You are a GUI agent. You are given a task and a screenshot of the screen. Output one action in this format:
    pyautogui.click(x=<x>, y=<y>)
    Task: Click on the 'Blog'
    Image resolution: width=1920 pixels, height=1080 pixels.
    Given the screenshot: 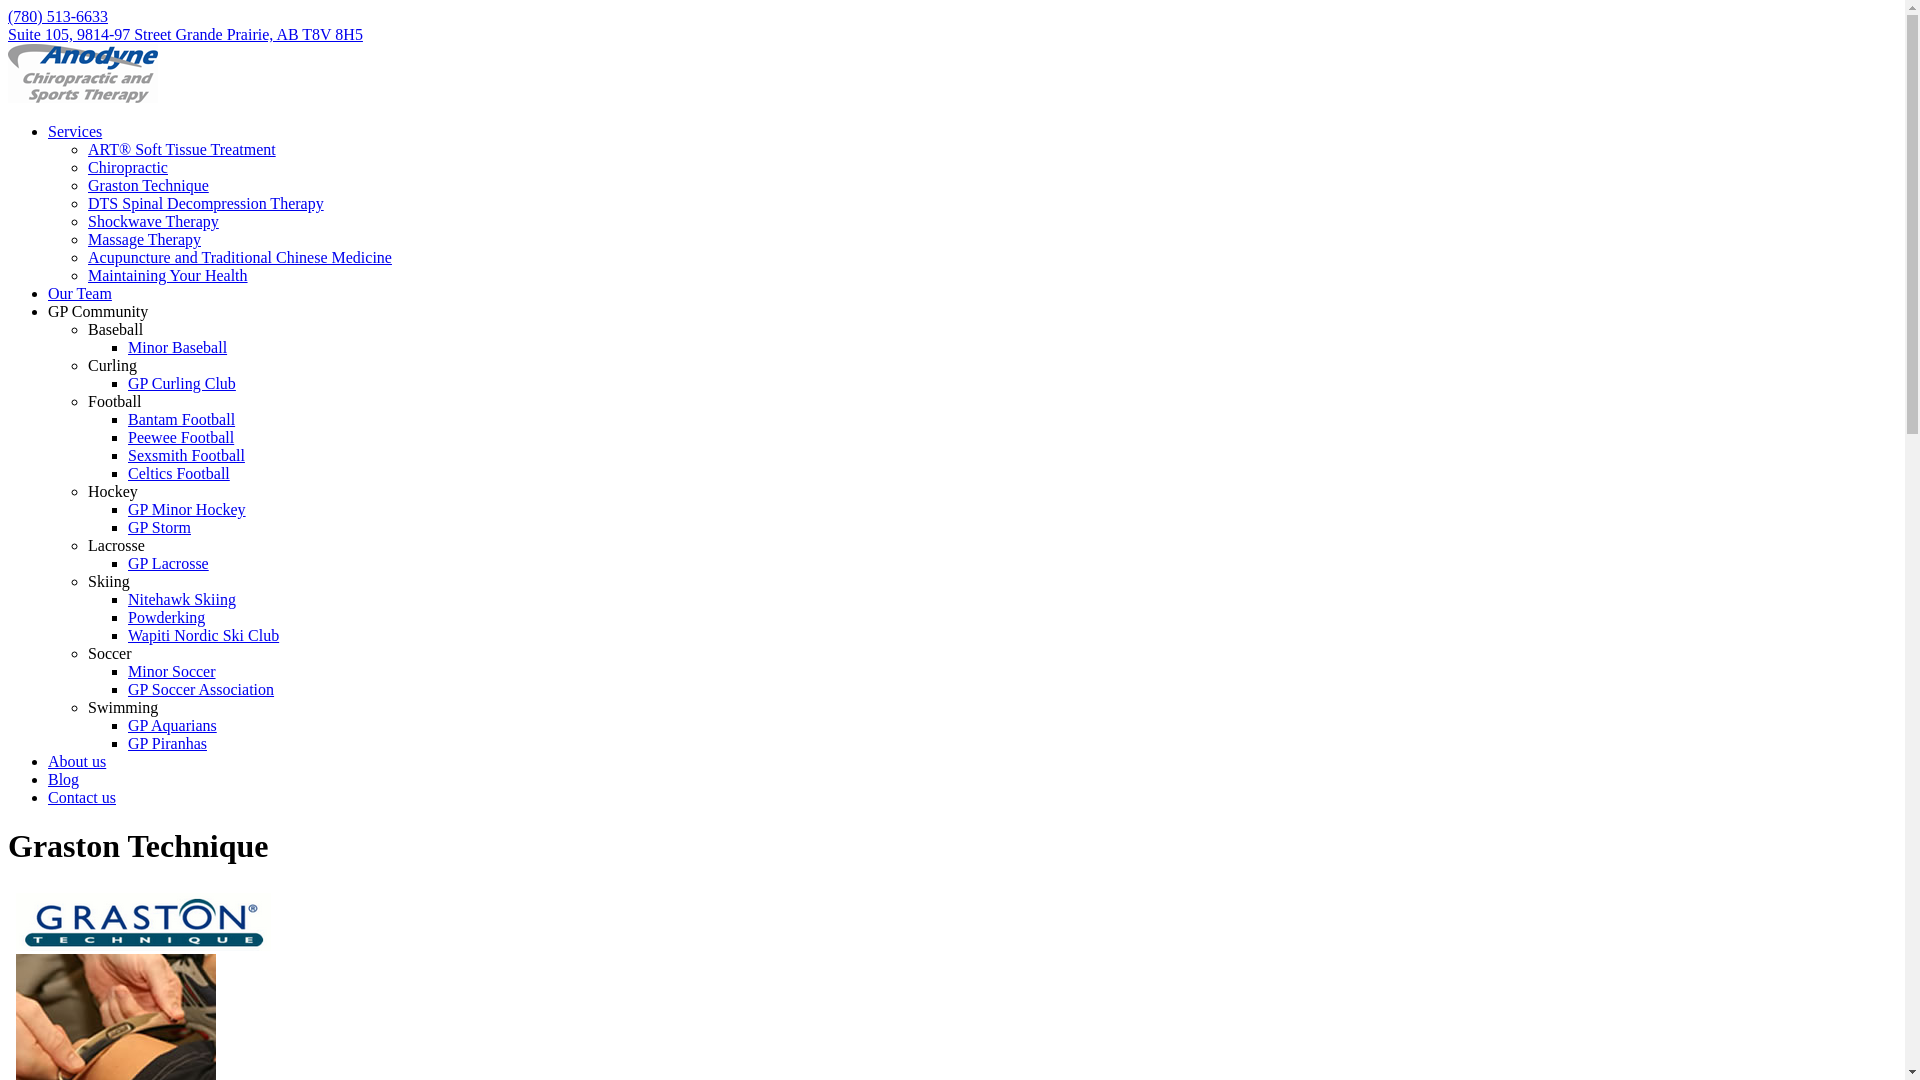 What is the action you would take?
    pyautogui.click(x=63, y=778)
    